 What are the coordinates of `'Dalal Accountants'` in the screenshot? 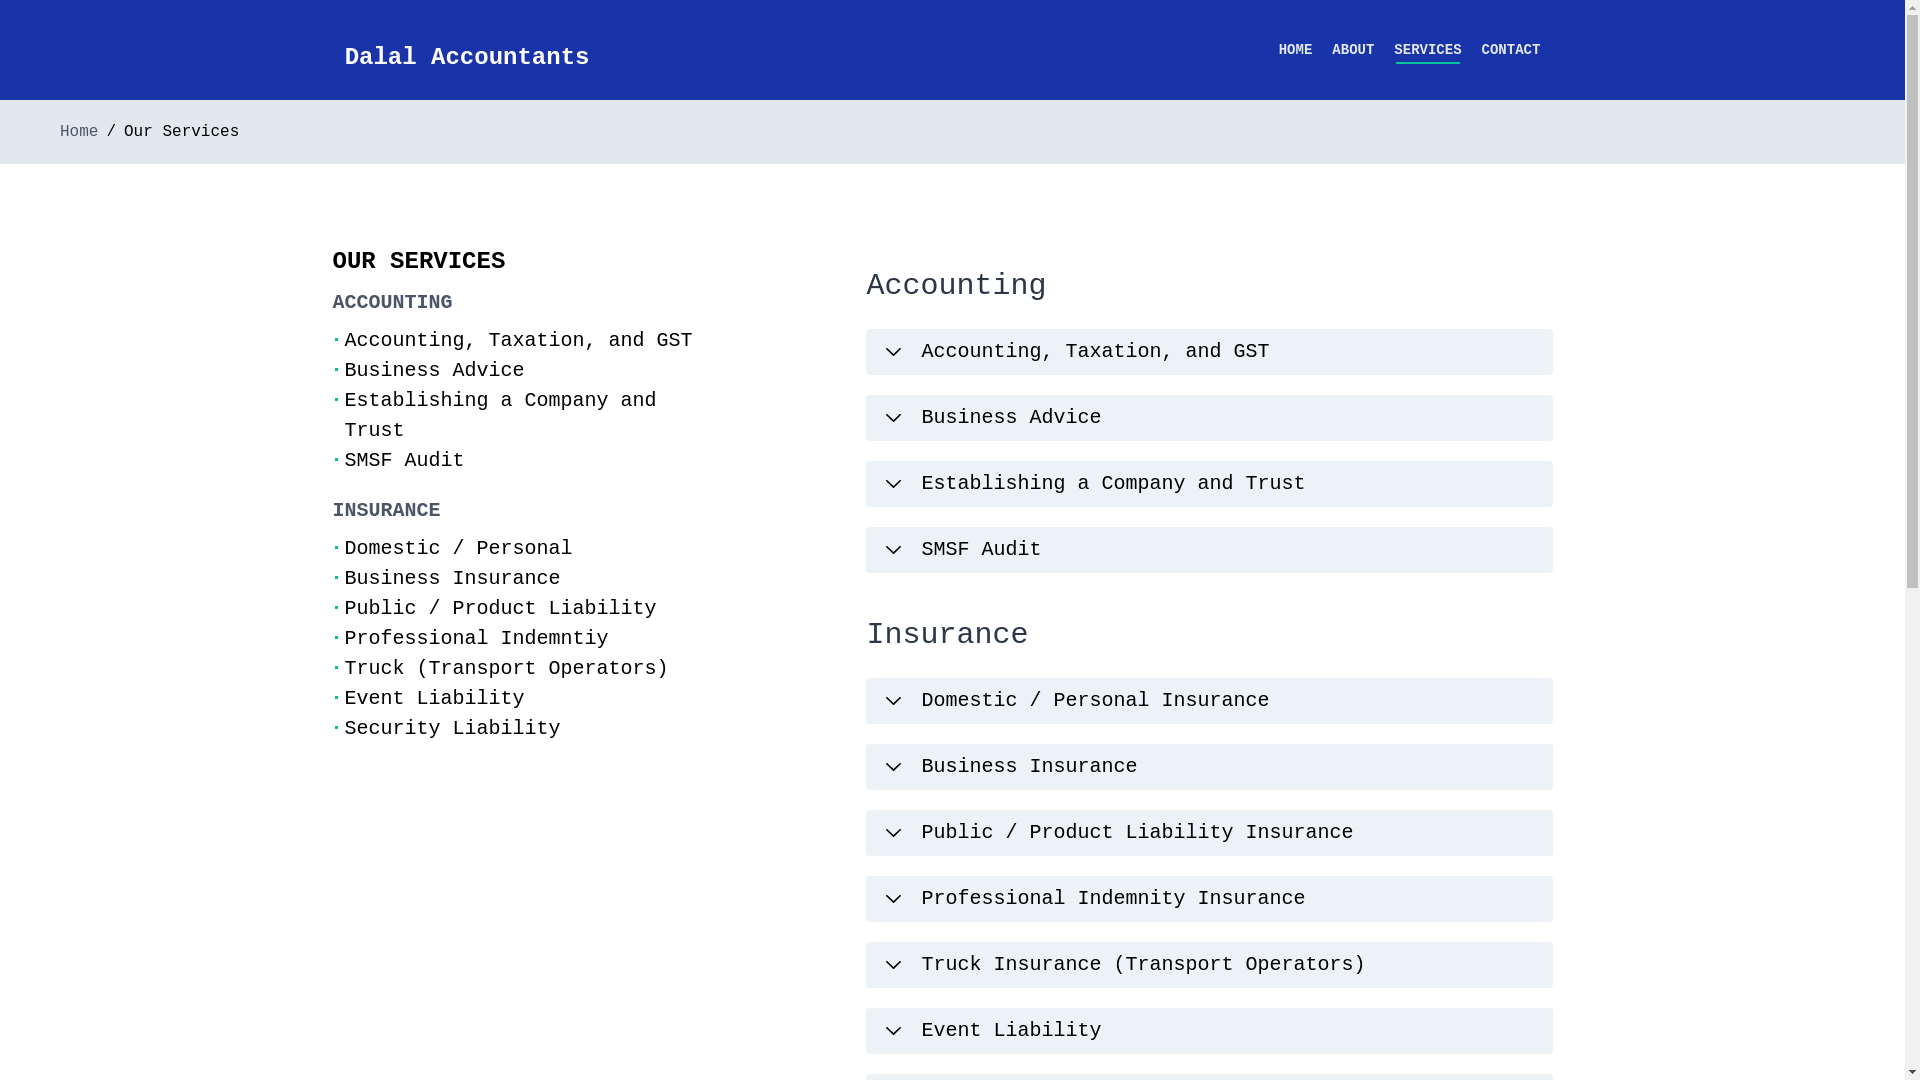 It's located at (466, 56).